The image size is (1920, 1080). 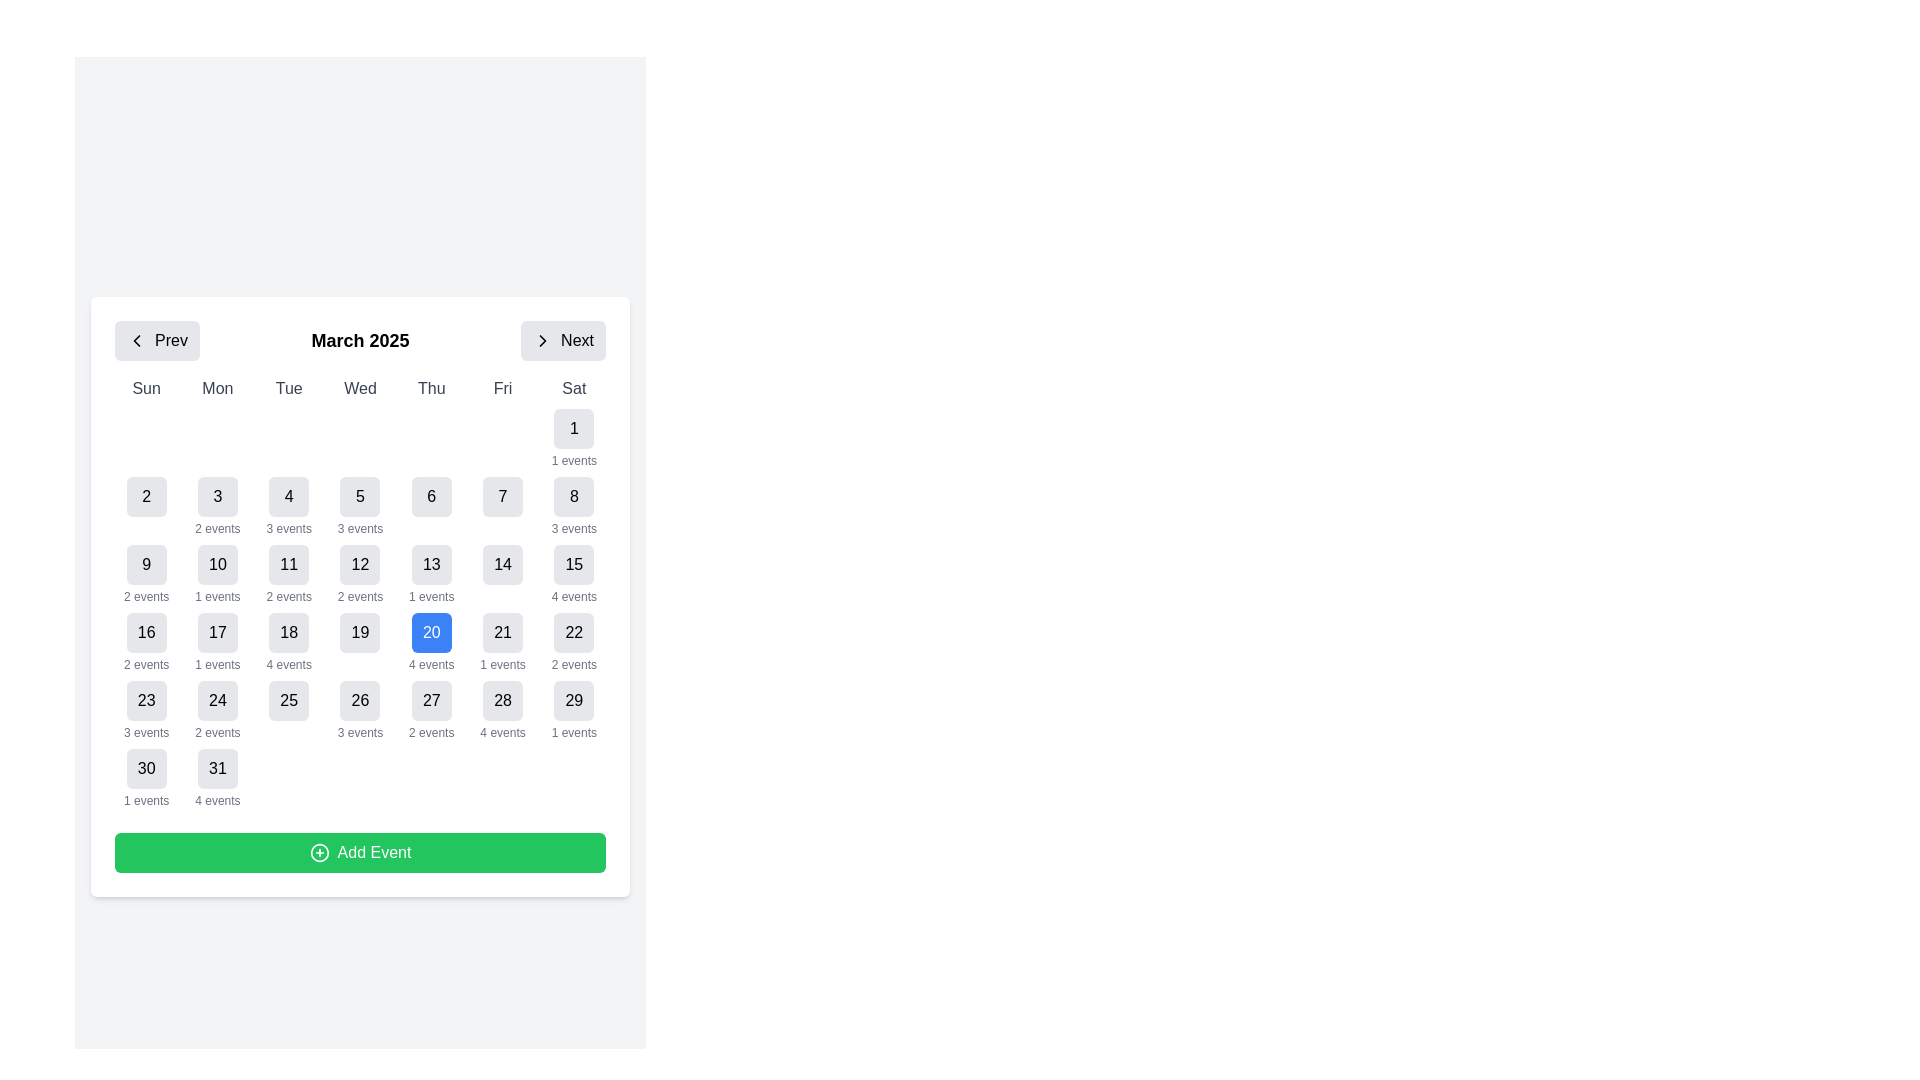 I want to click on the text label displaying '3 events' located below the number '8' in the calendar cell for March 8, 2025, if interactive elements are attached, so click(x=573, y=527).